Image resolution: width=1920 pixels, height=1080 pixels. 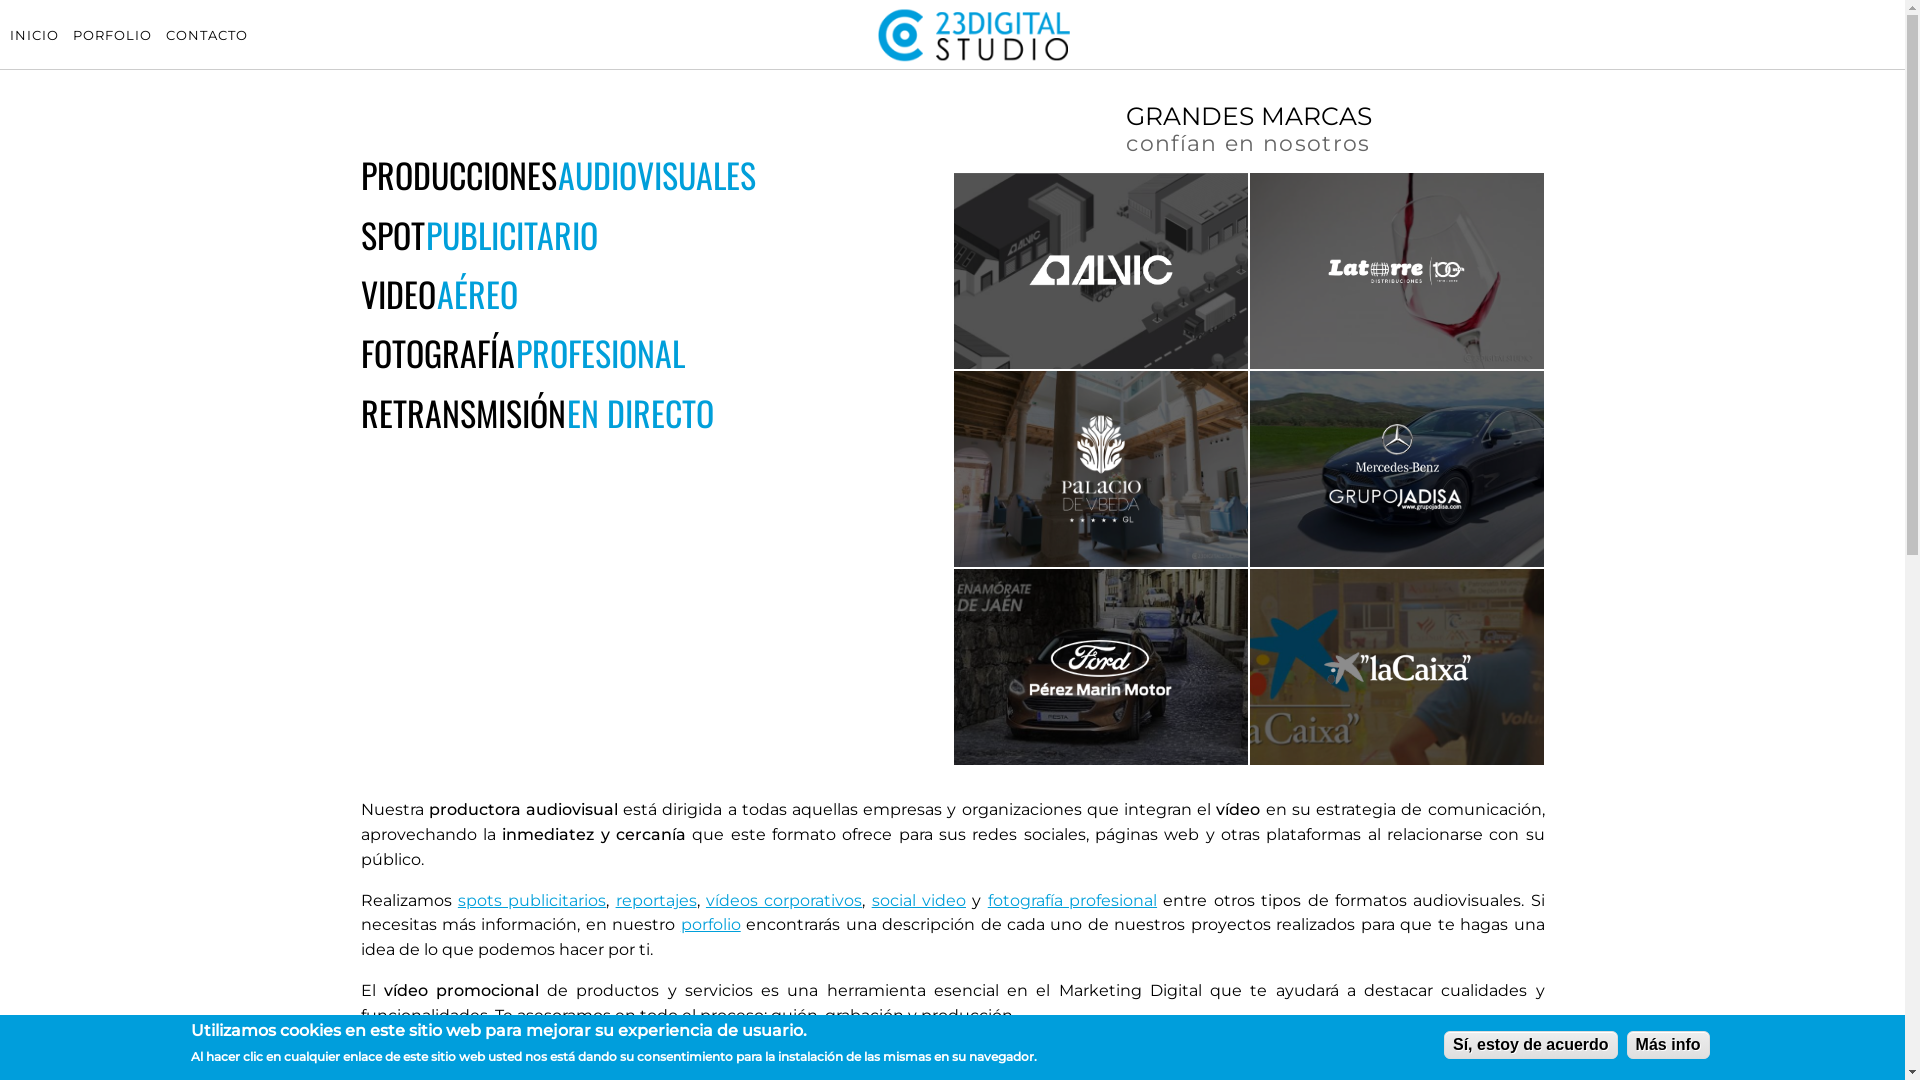 What do you see at coordinates (681, 924) in the screenshot?
I see `'porfolio'` at bounding box center [681, 924].